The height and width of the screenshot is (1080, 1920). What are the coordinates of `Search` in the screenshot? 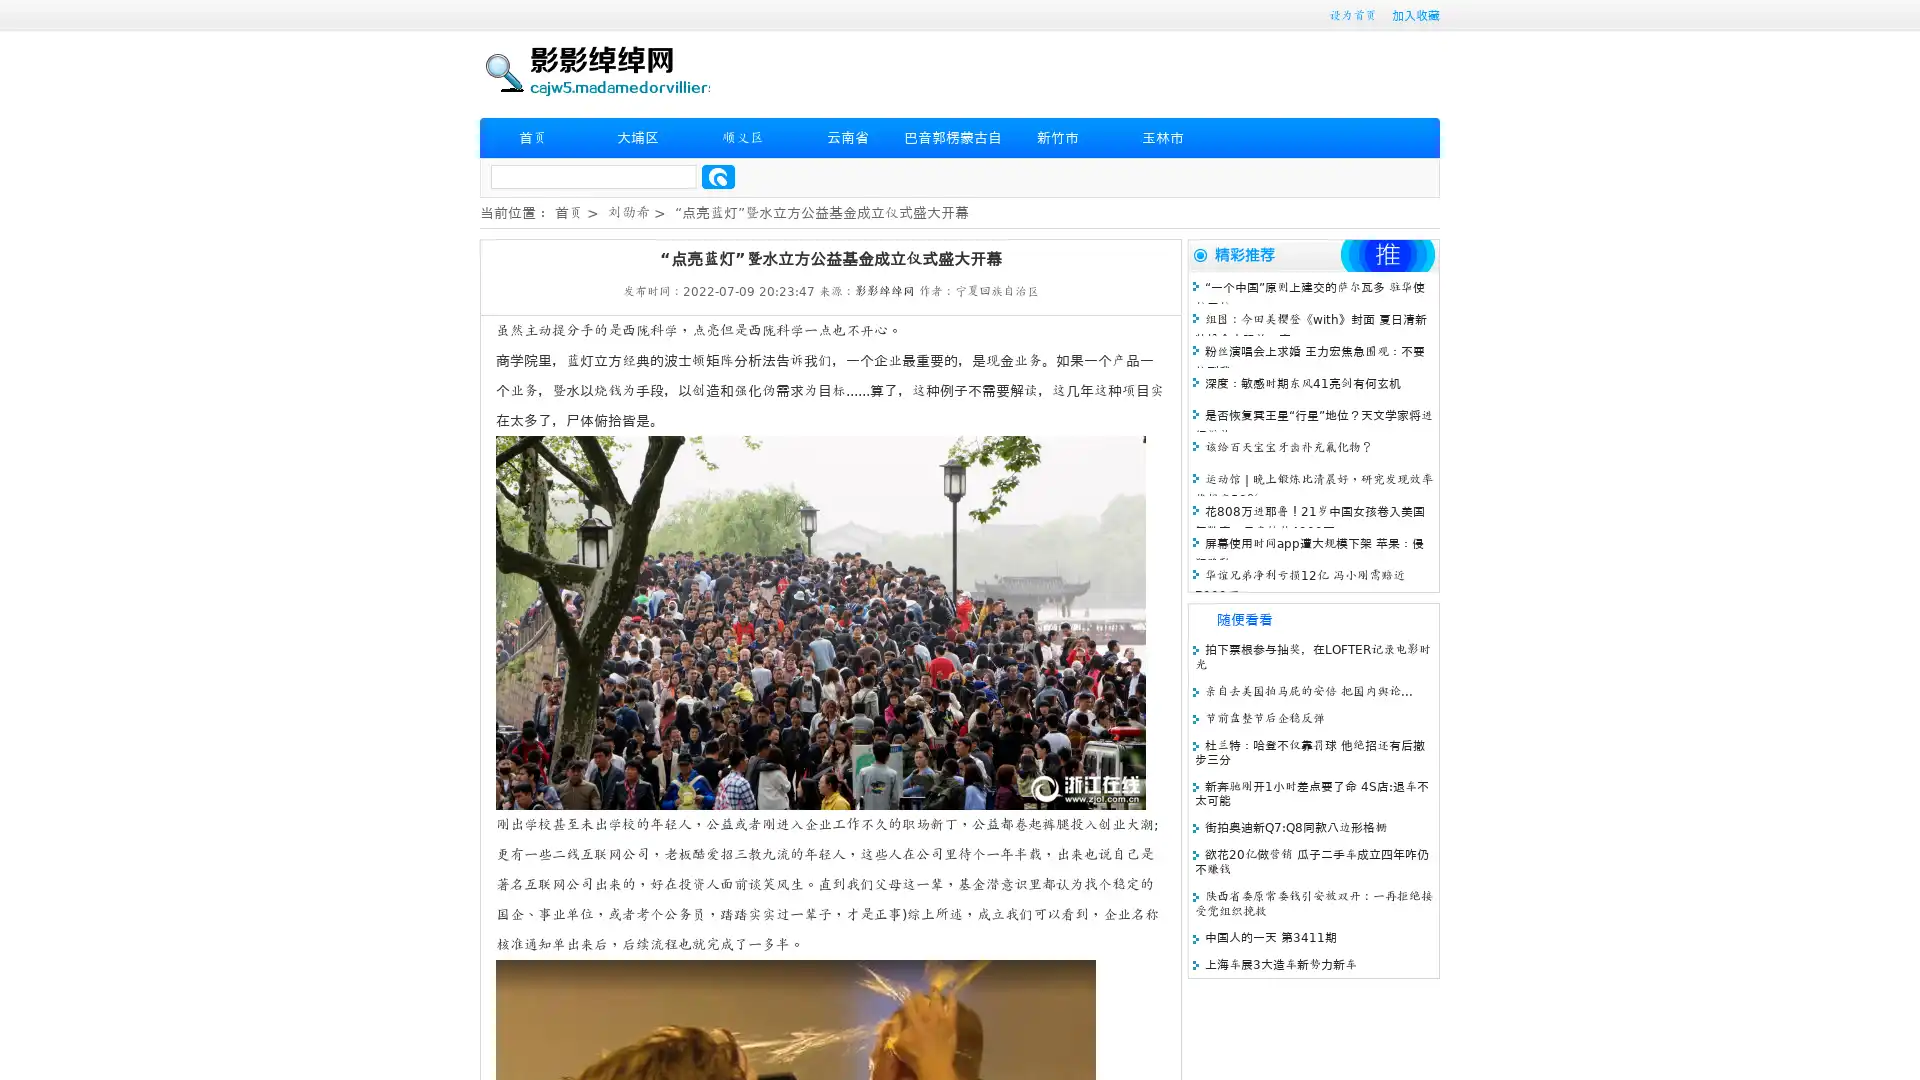 It's located at (718, 176).